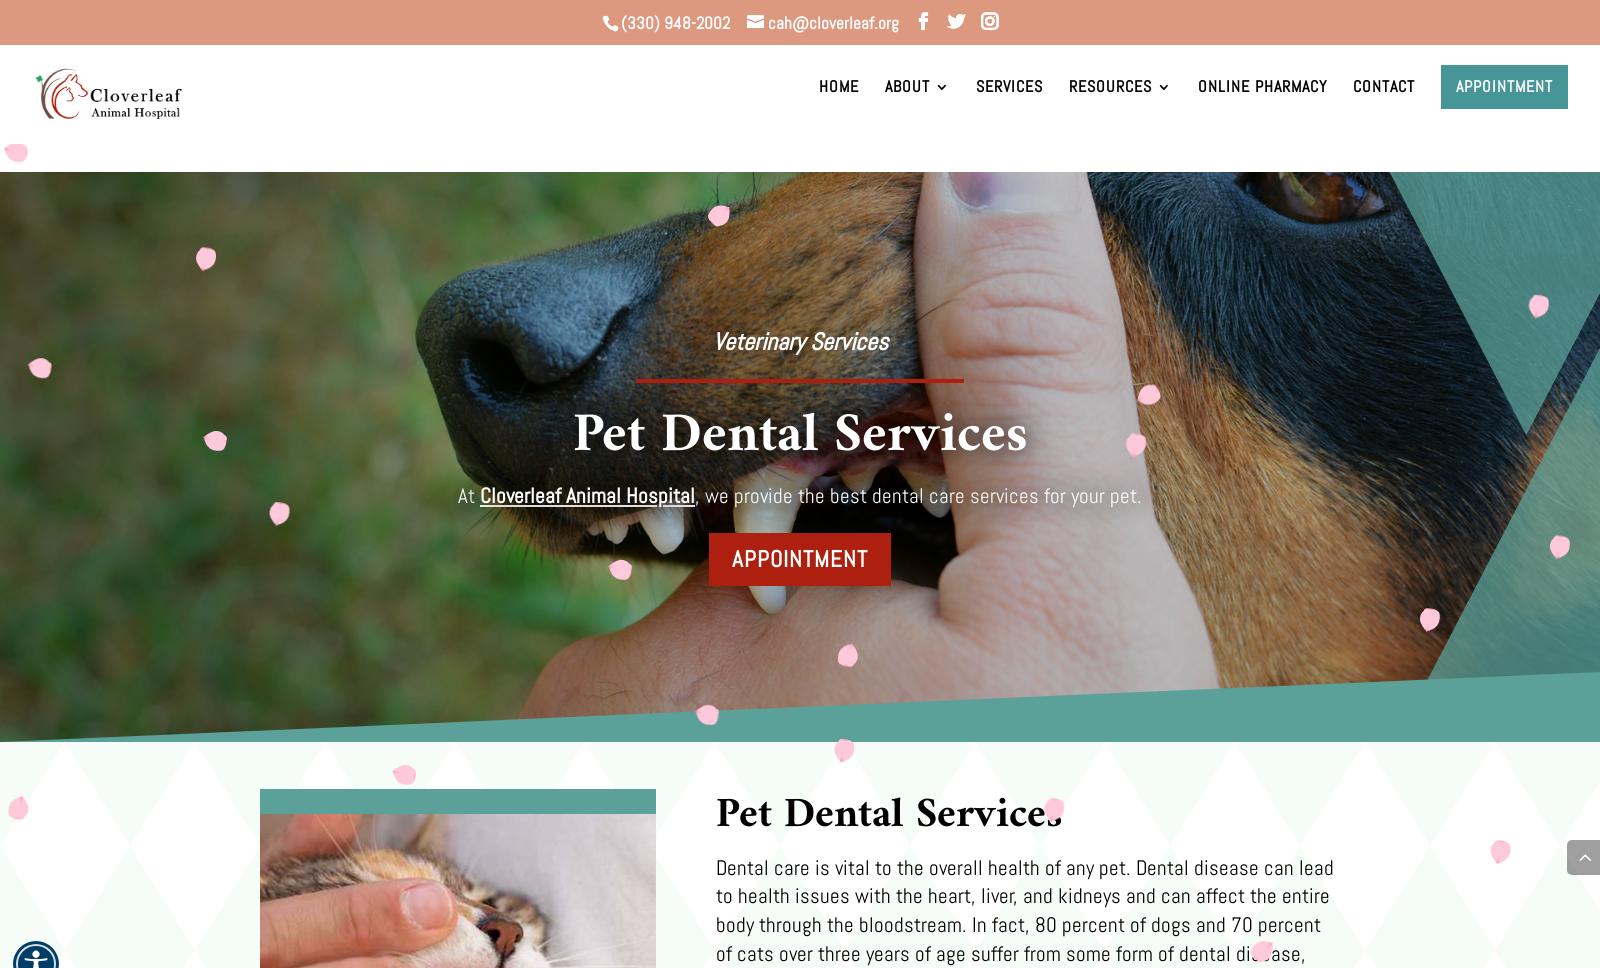 The height and width of the screenshot is (968, 1600). I want to click on 'About', so click(906, 115).